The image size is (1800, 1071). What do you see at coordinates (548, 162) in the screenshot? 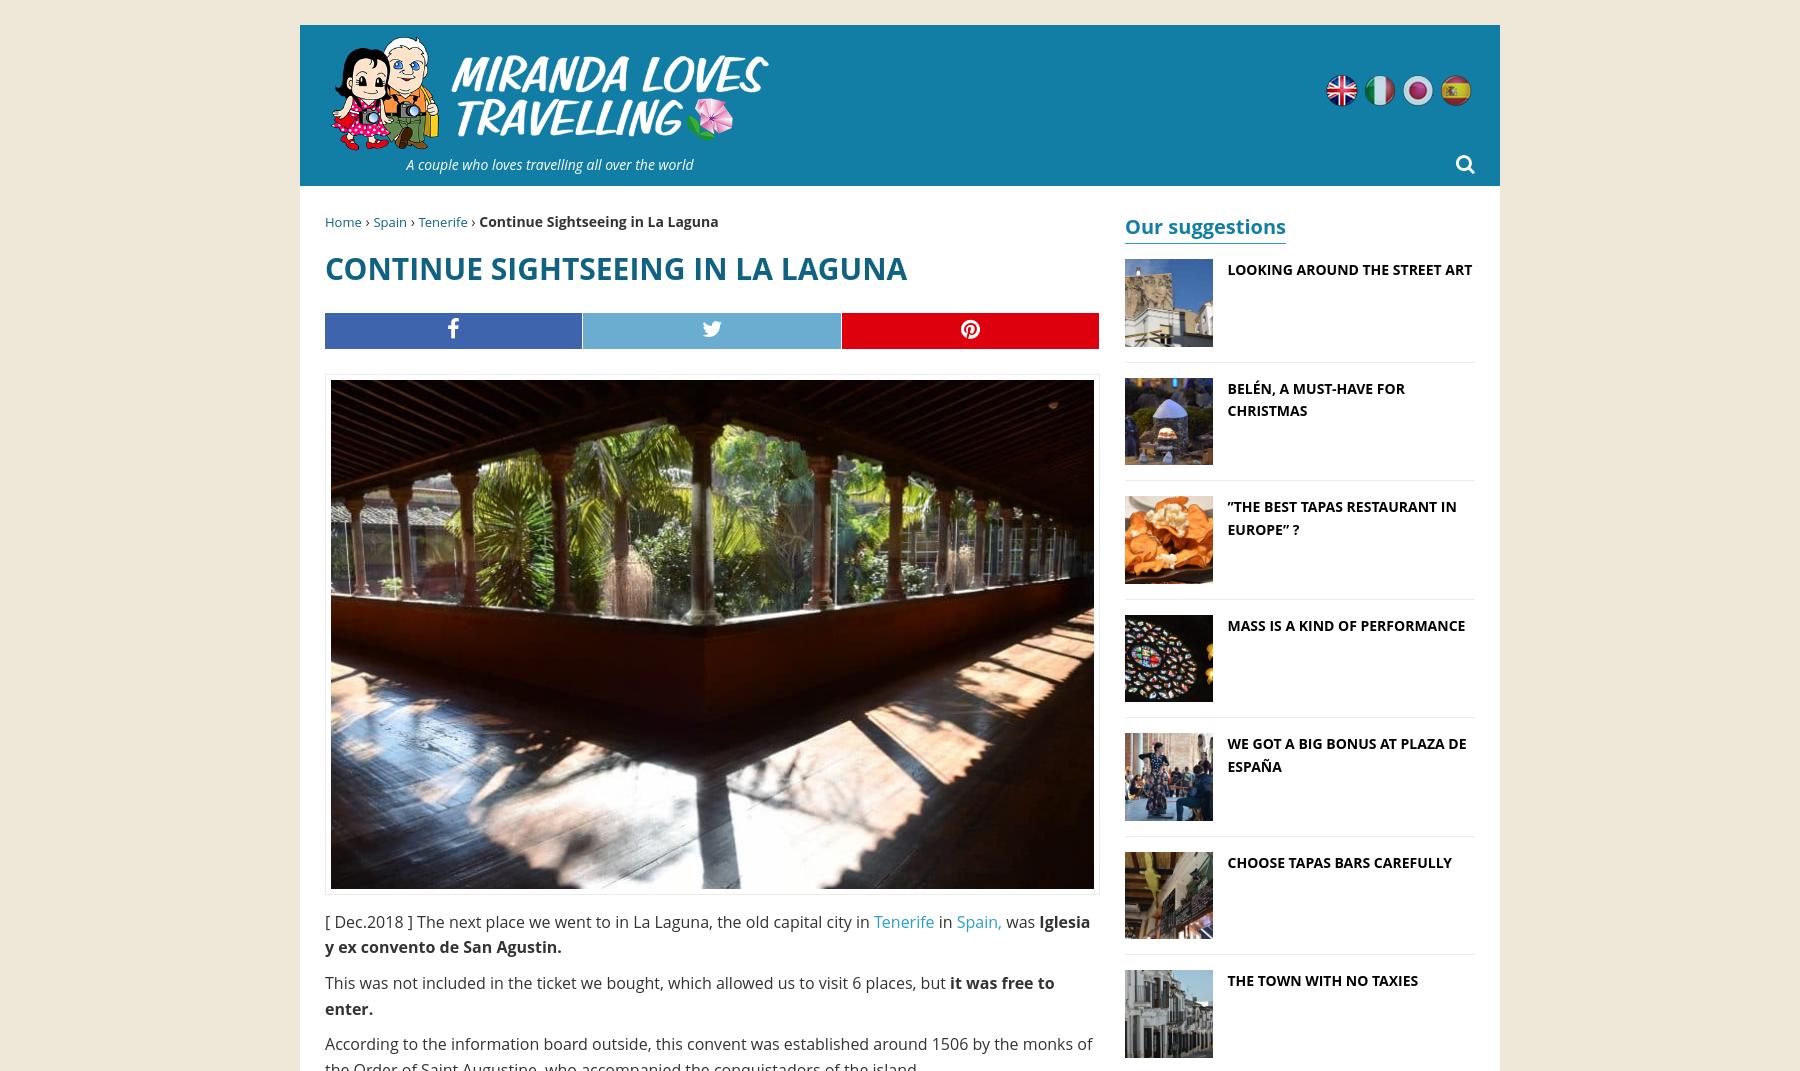
I see `'A couple who loves travelling all over the world'` at bounding box center [548, 162].